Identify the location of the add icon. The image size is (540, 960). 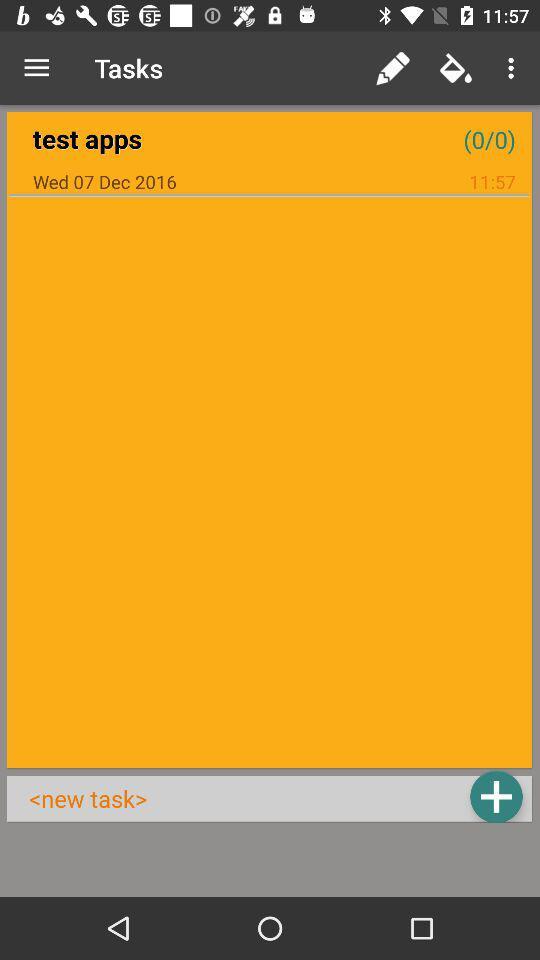
(495, 796).